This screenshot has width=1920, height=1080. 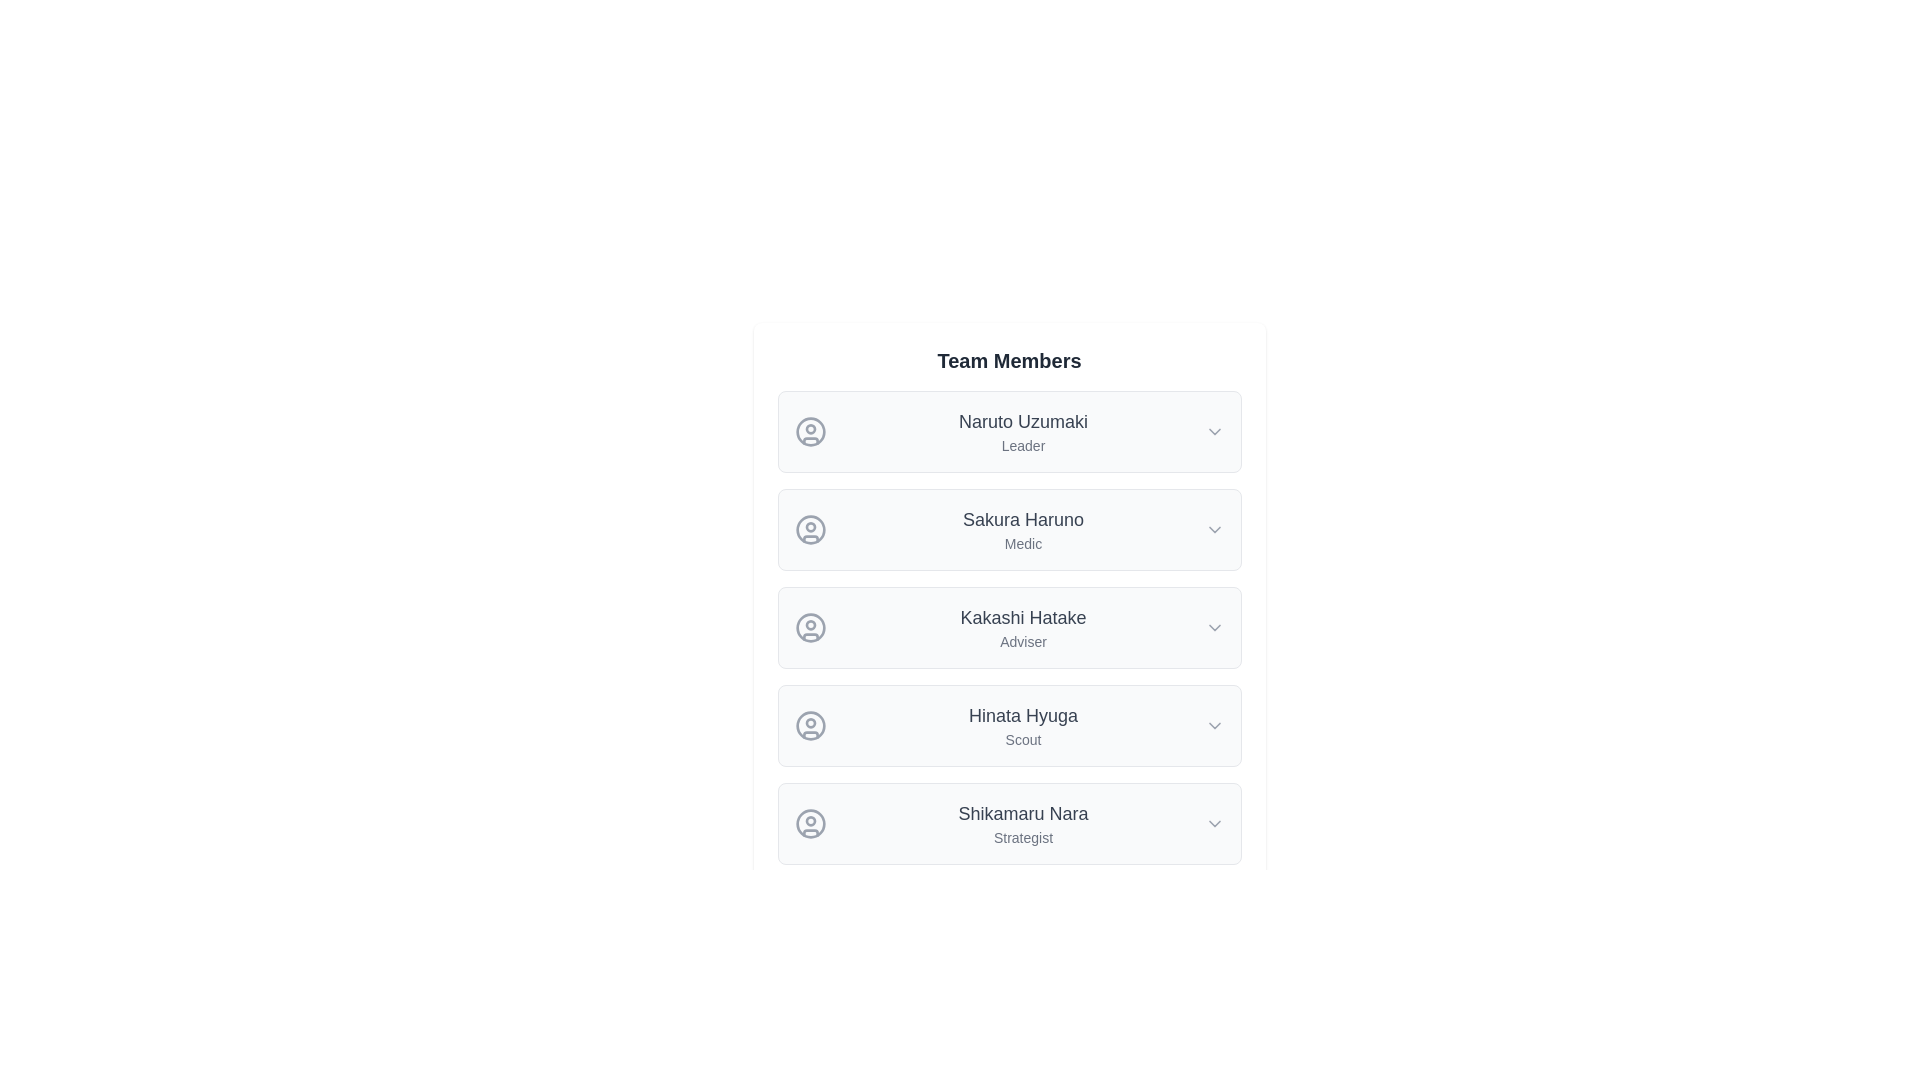 I want to click on the third team member panel labeled 'Kakashi Hatake', so click(x=1009, y=627).